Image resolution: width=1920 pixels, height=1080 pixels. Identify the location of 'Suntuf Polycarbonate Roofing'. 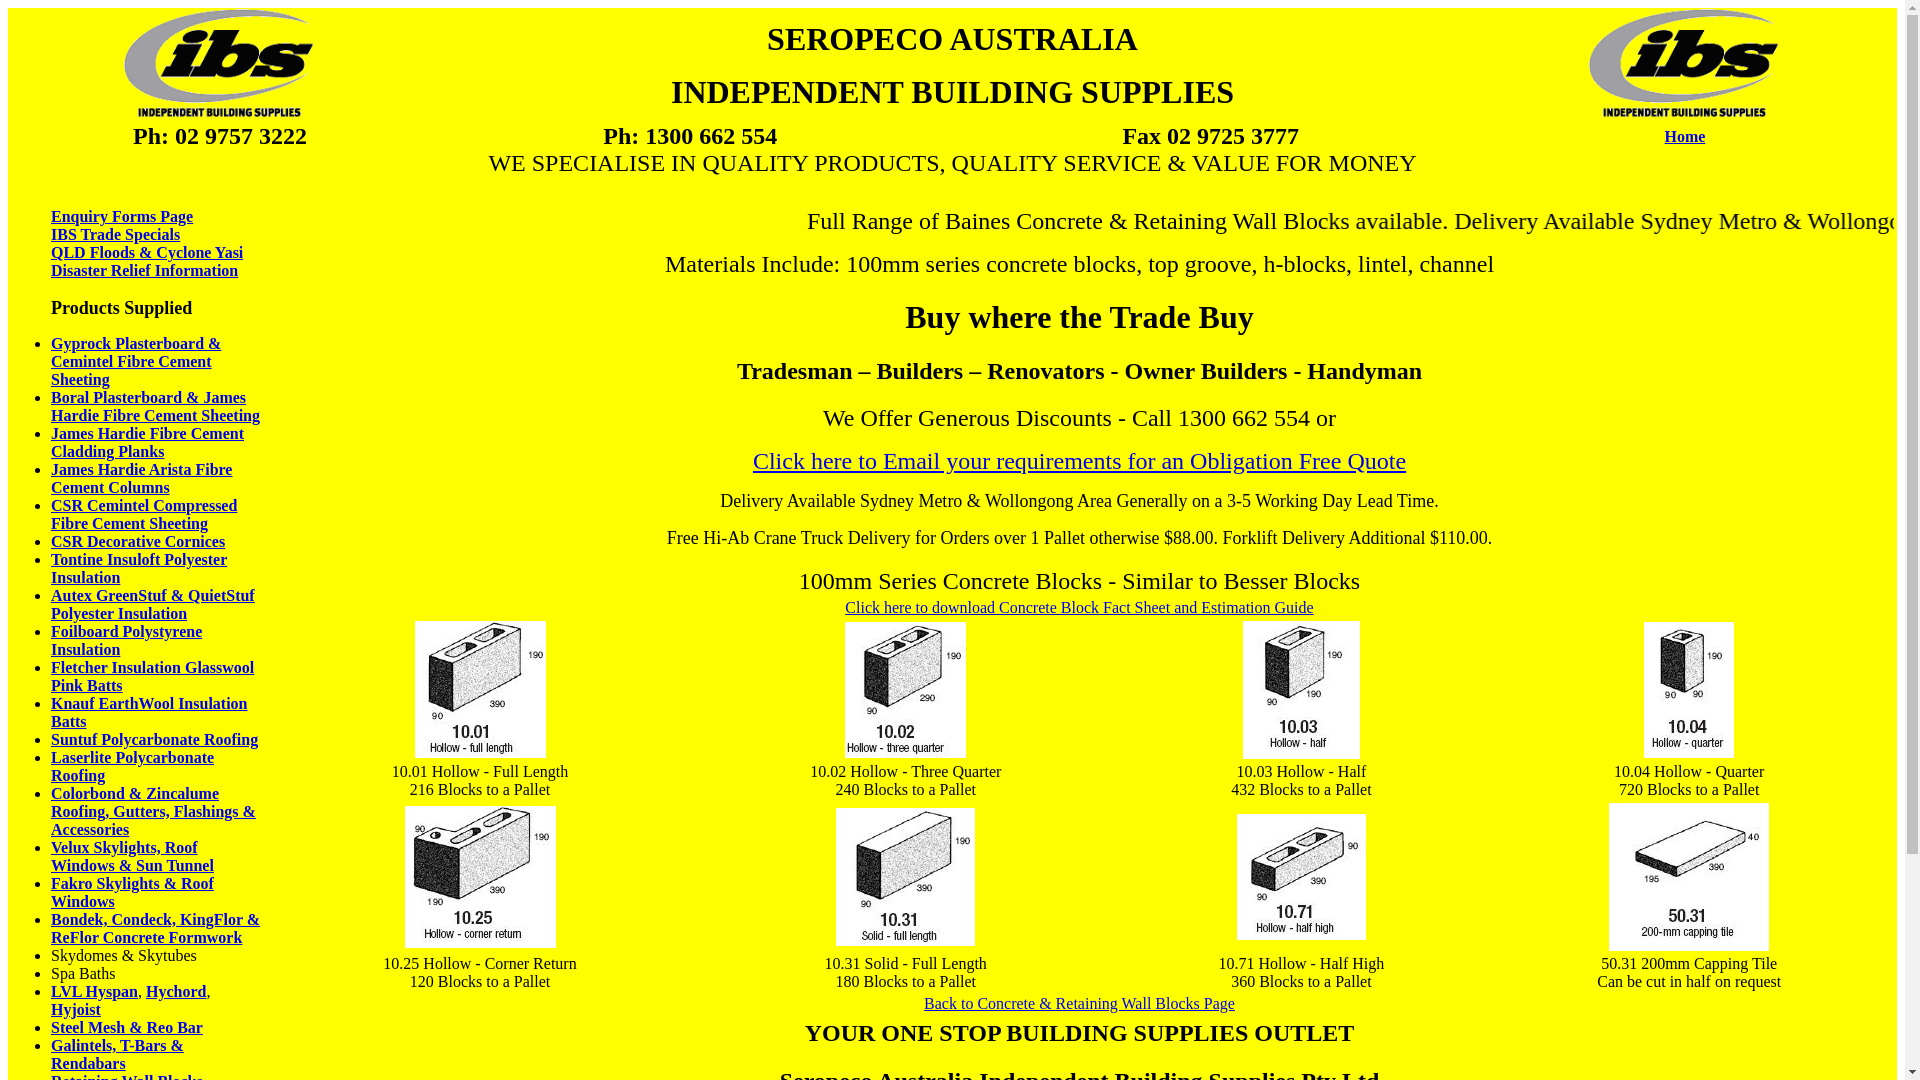
(51, 739).